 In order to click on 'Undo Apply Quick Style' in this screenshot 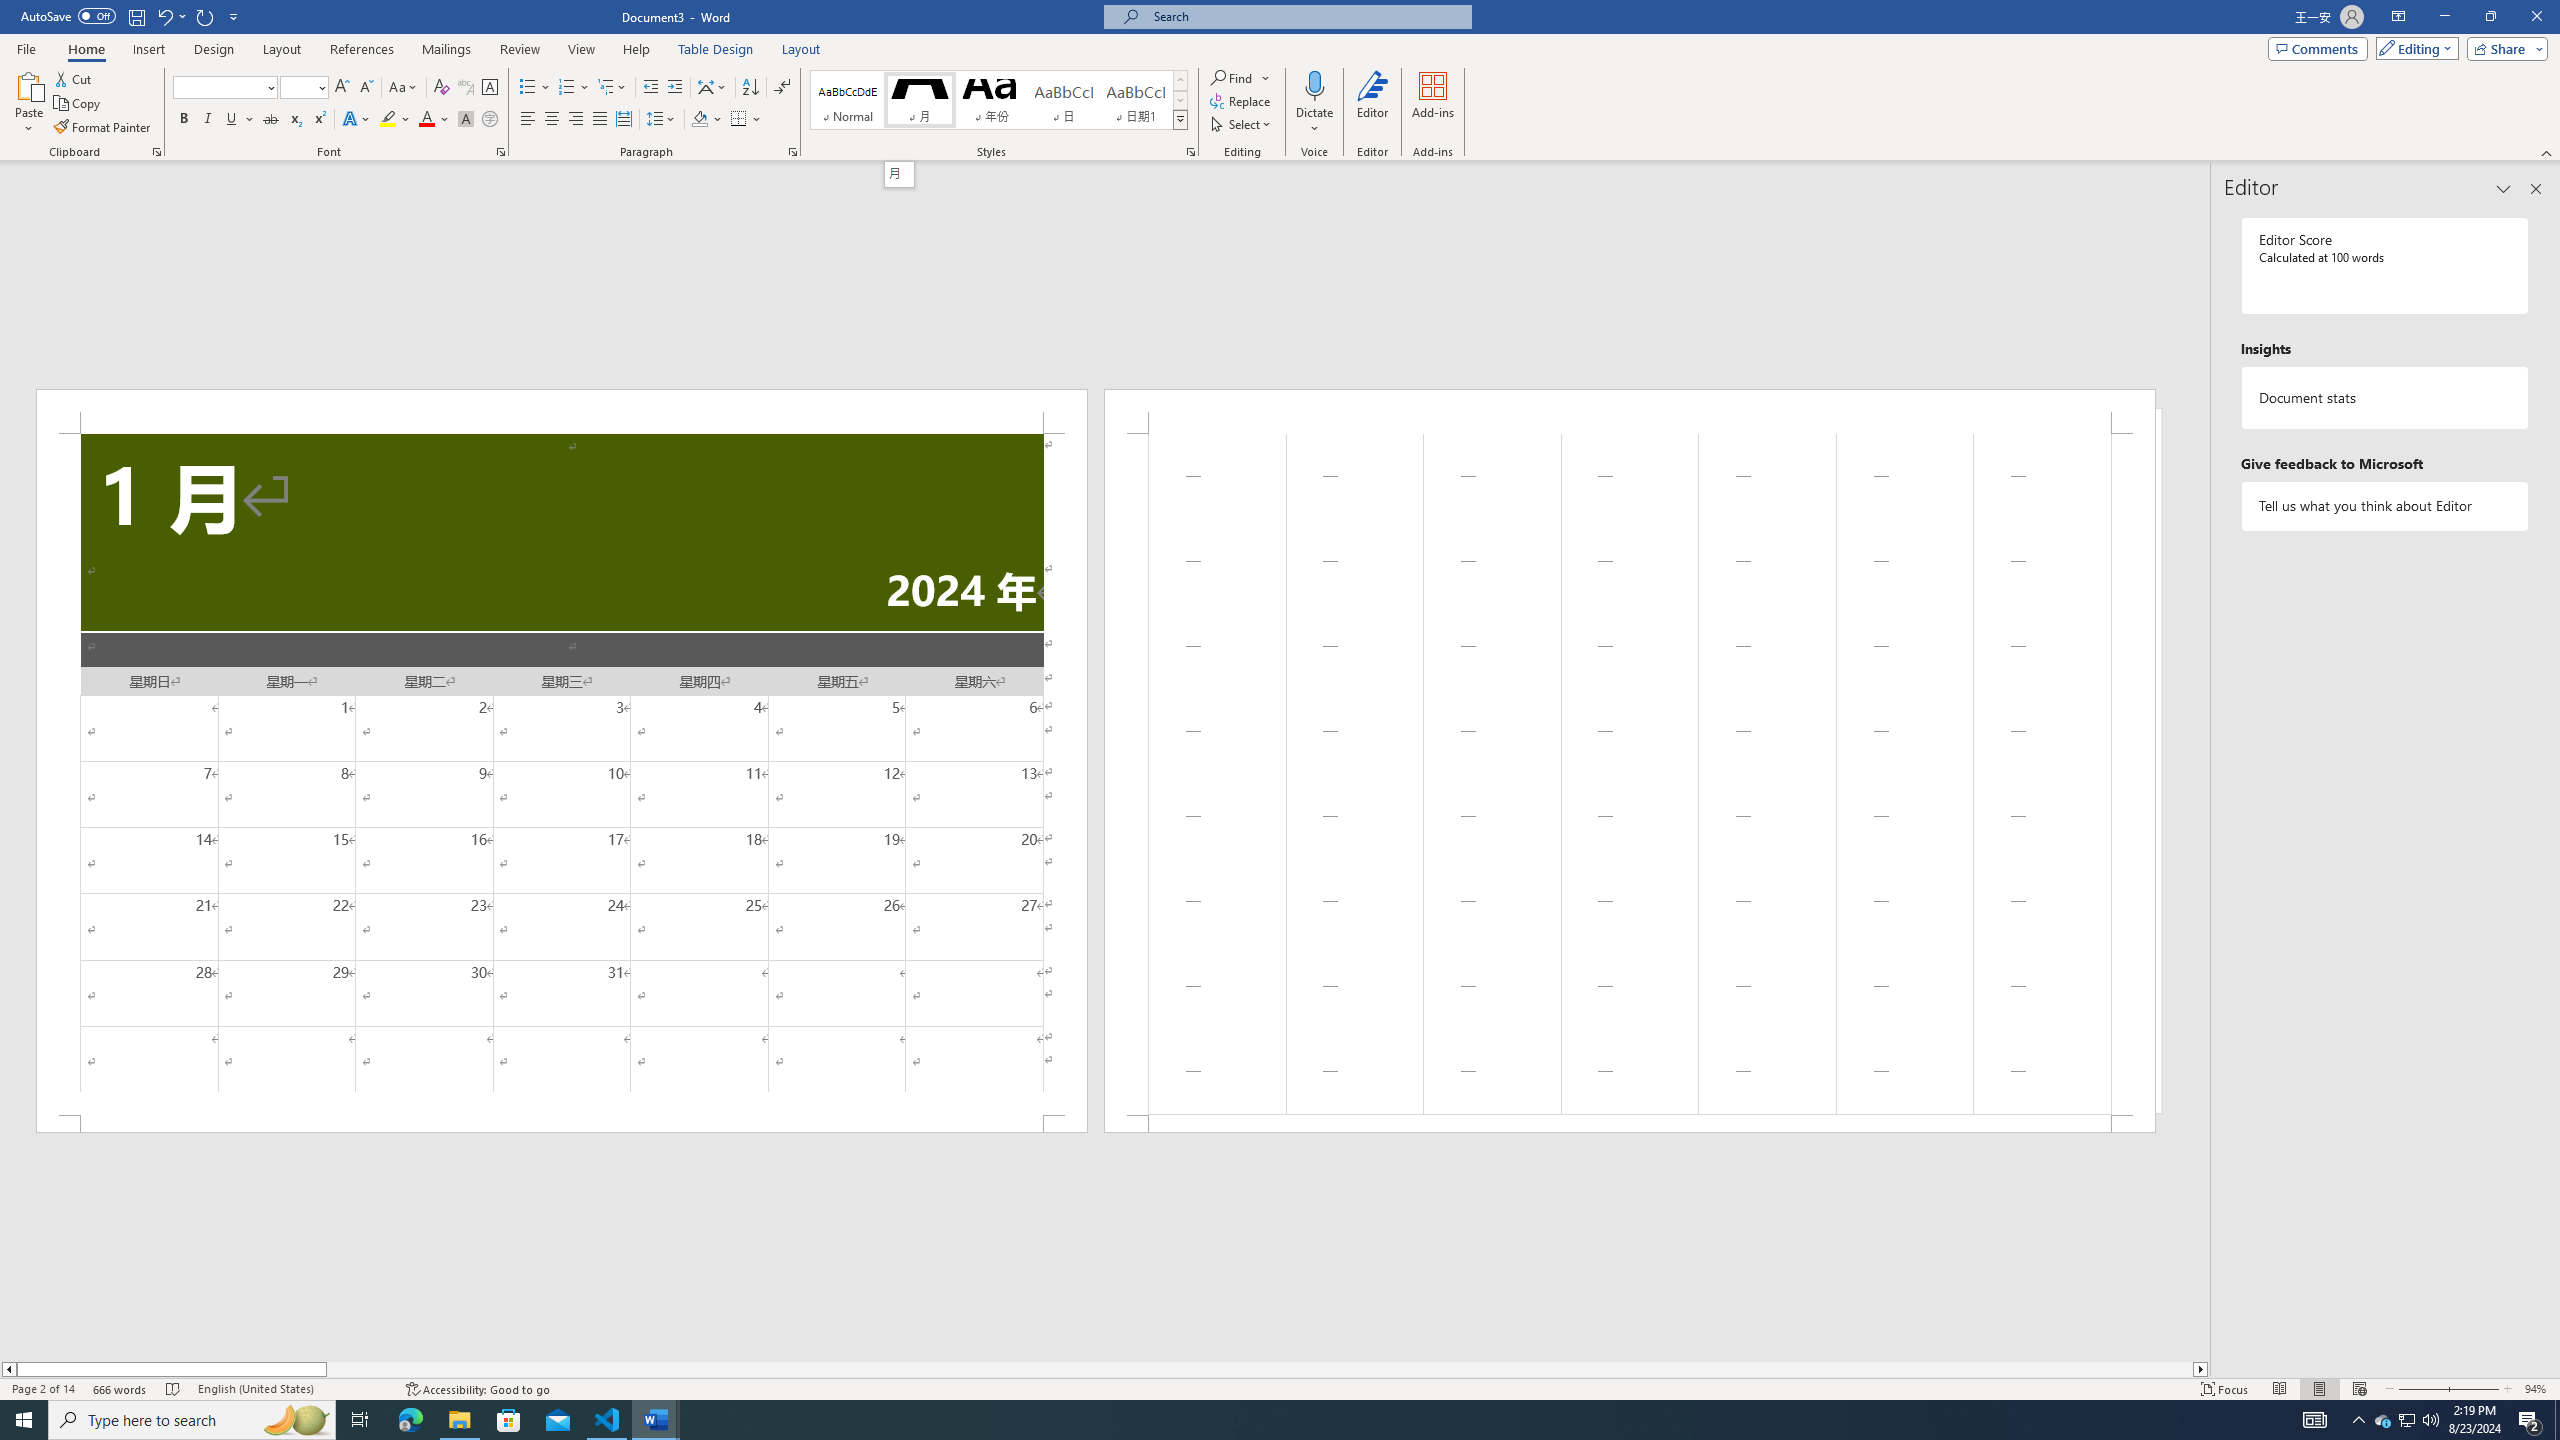, I will do `click(163, 15)`.